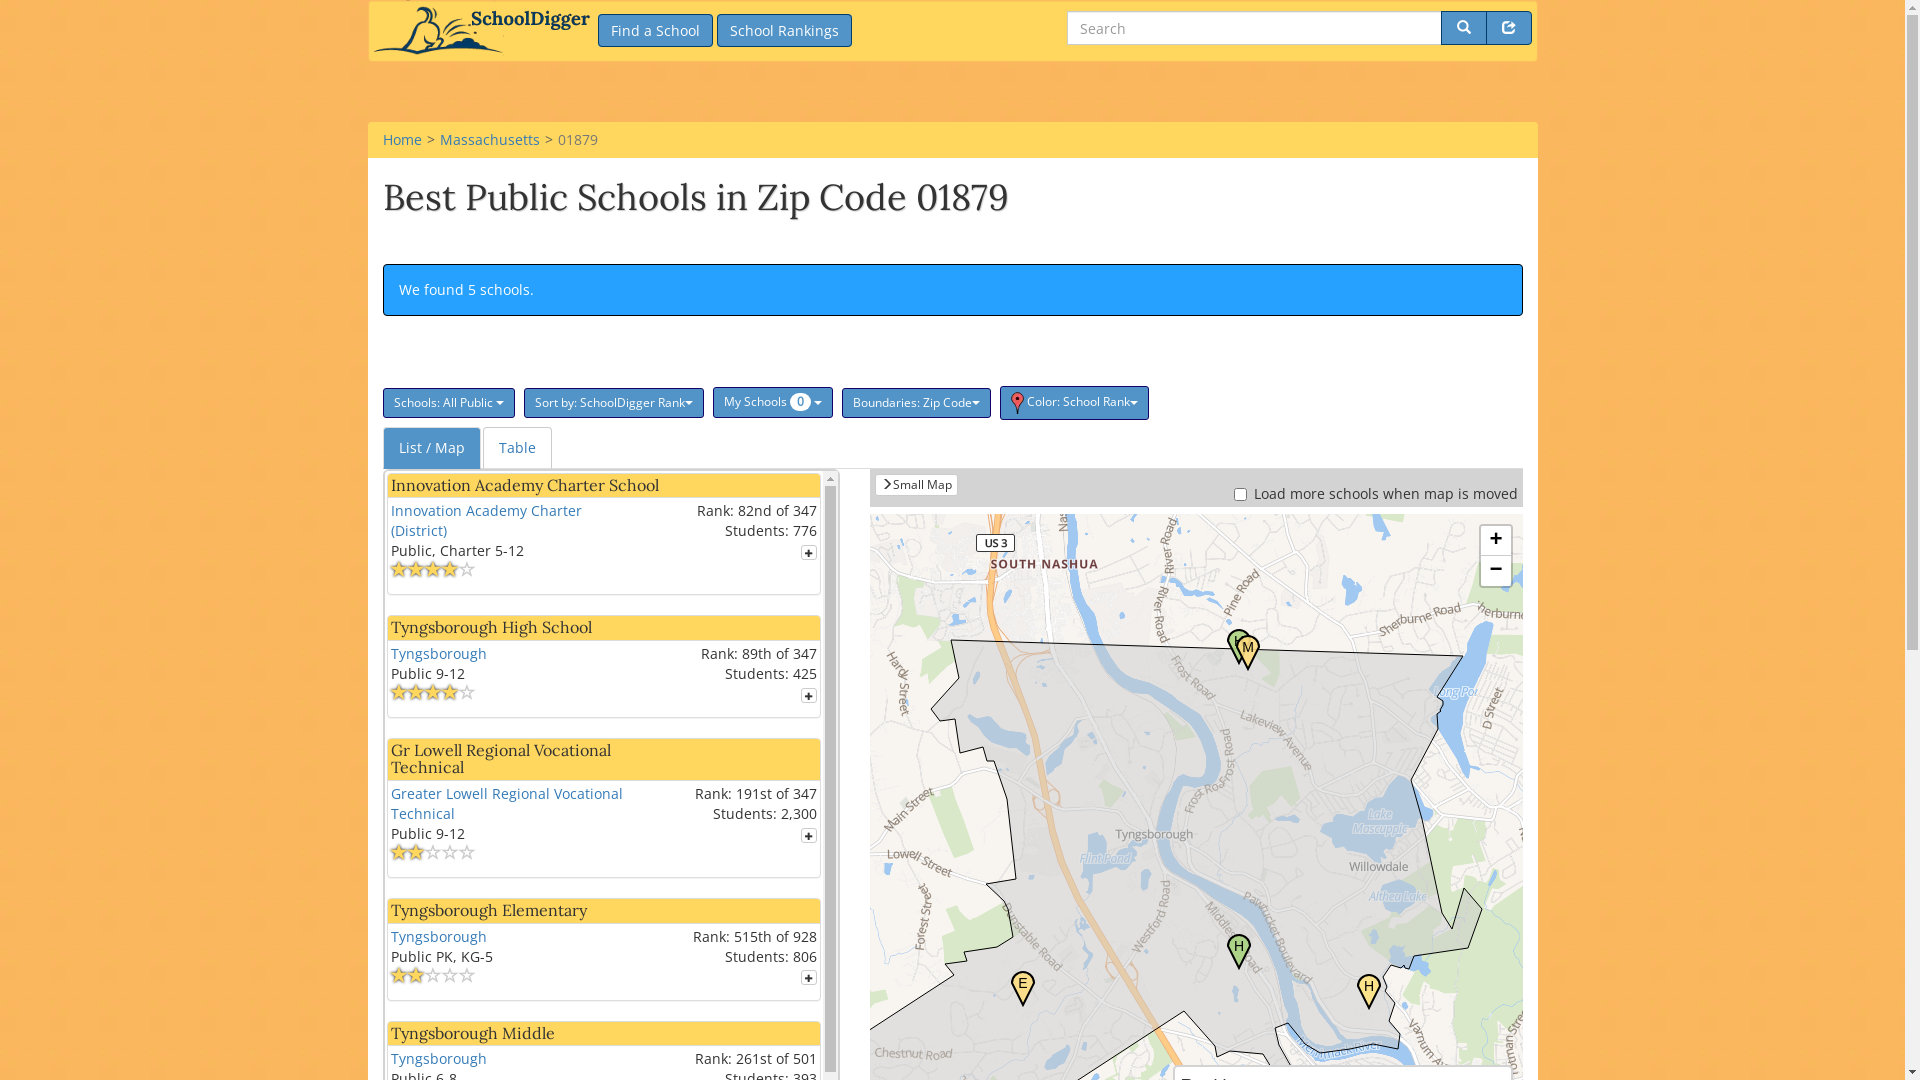  Describe the element at coordinates (400, 138) in the screenshot. I see `'Home'` at that location.